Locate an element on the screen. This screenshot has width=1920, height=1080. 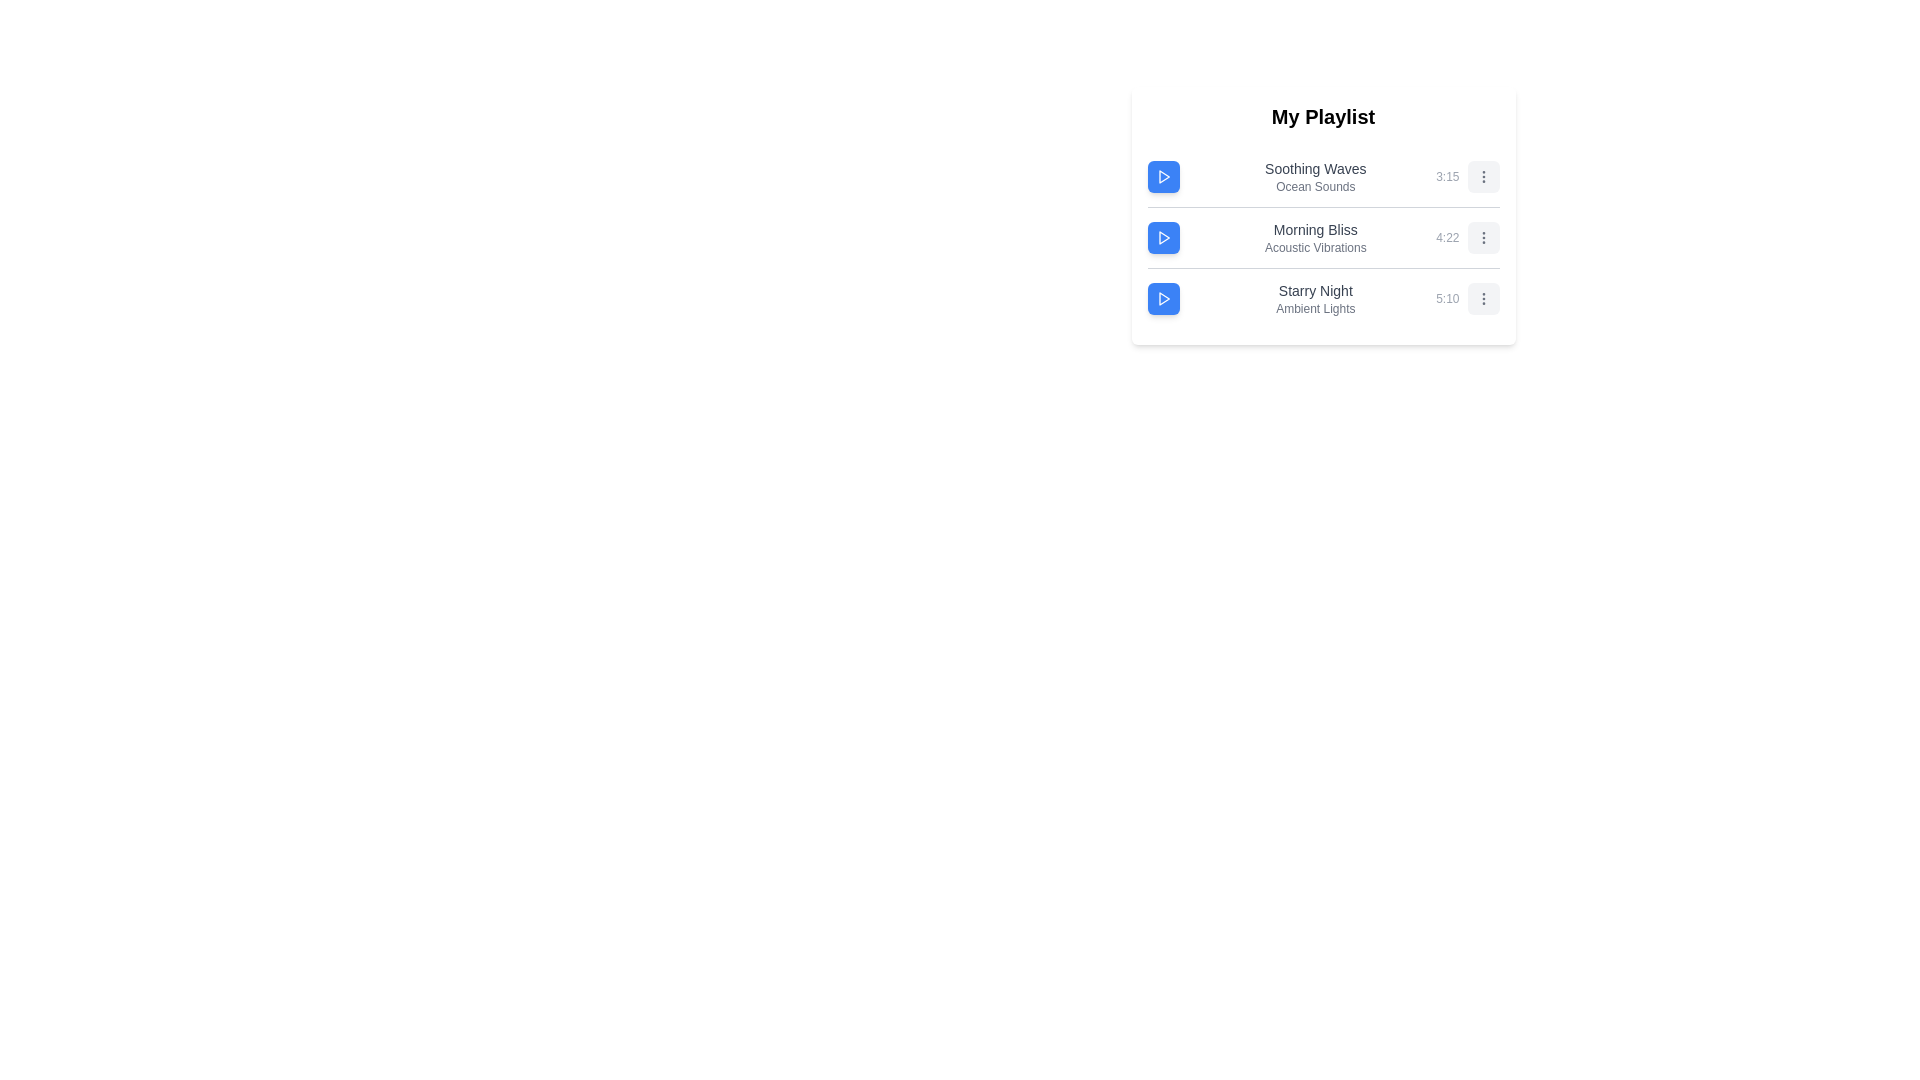
the text label displaying '4:22', which is styled in gray and positioned to the far right of the music track row labeled 'Morning Bliss' is located at coordinates (1447, 237).